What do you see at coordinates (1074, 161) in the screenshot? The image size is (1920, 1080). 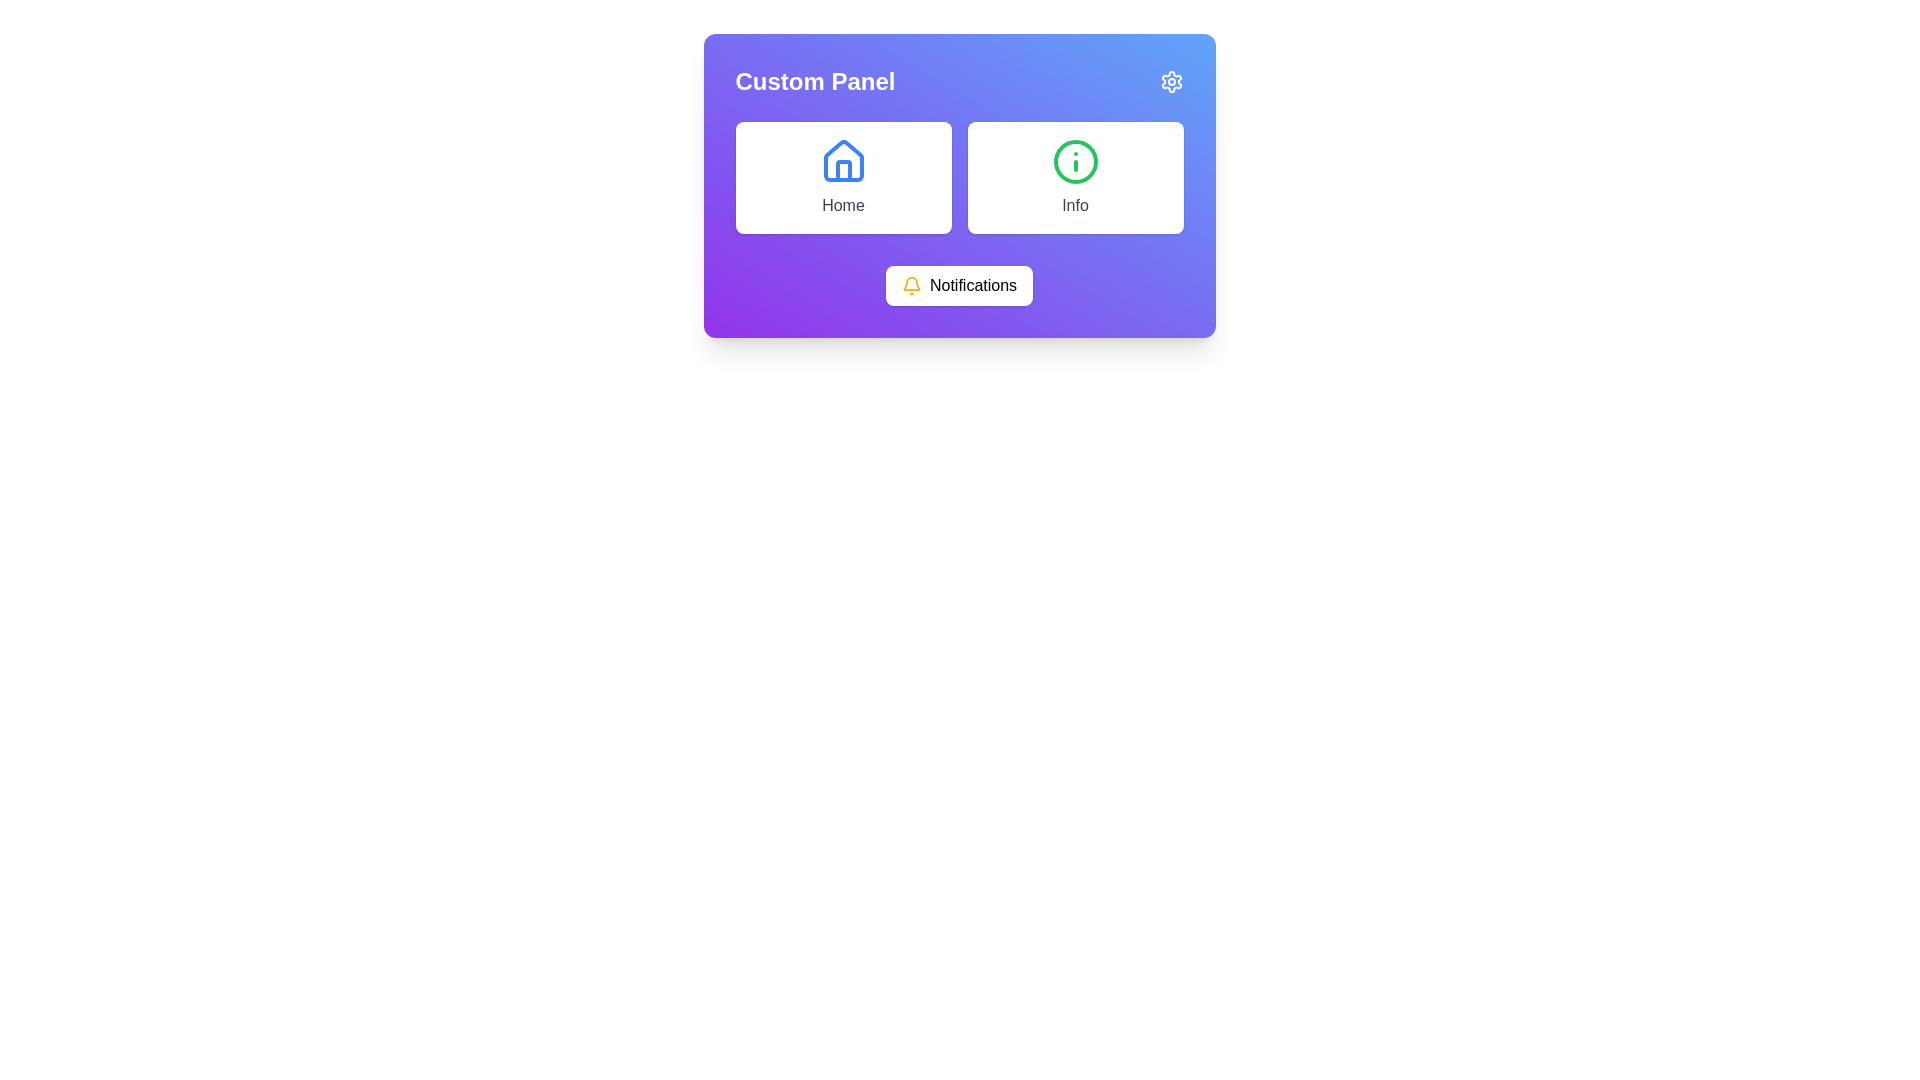 I see `the information icon located in the upper-right section of the interface, which provides context about the 'Info' button` at bounding box center [1074, 161].